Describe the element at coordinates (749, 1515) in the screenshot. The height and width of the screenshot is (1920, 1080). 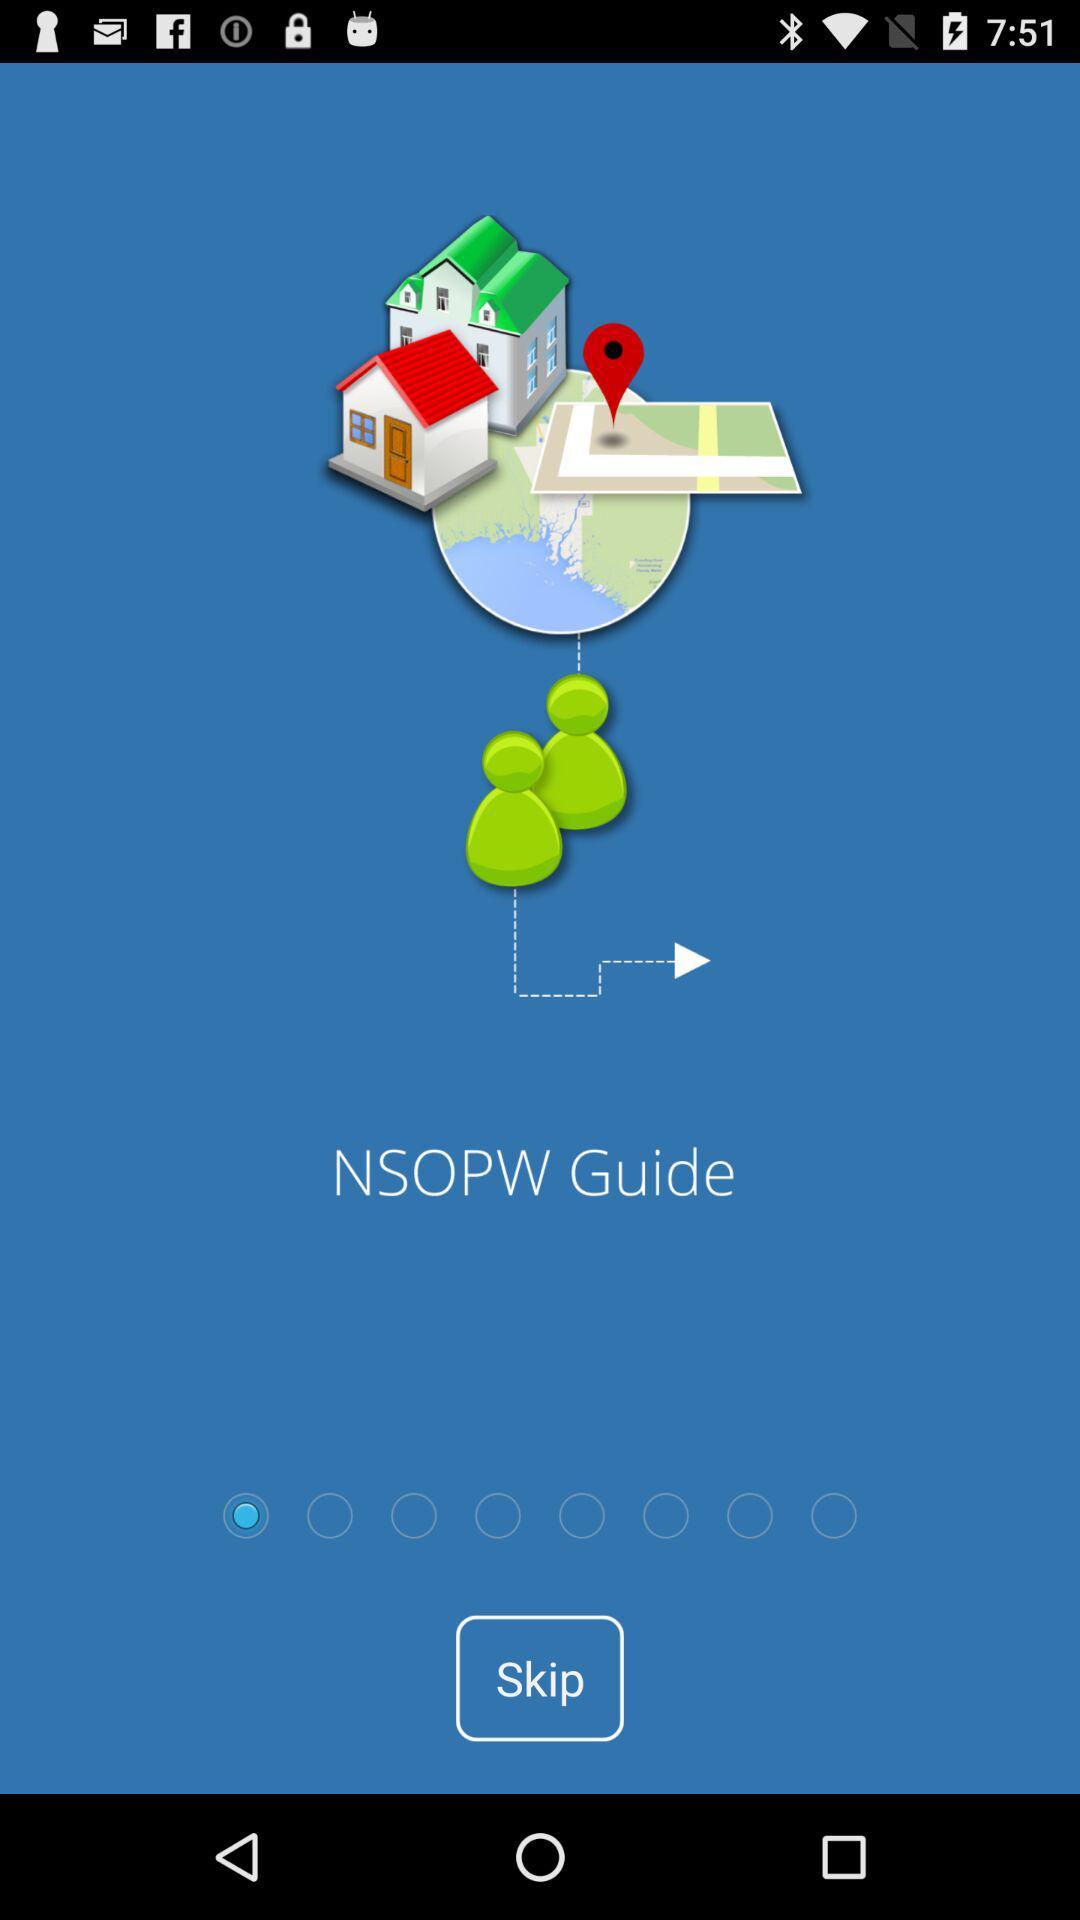
I see `next` at that location.